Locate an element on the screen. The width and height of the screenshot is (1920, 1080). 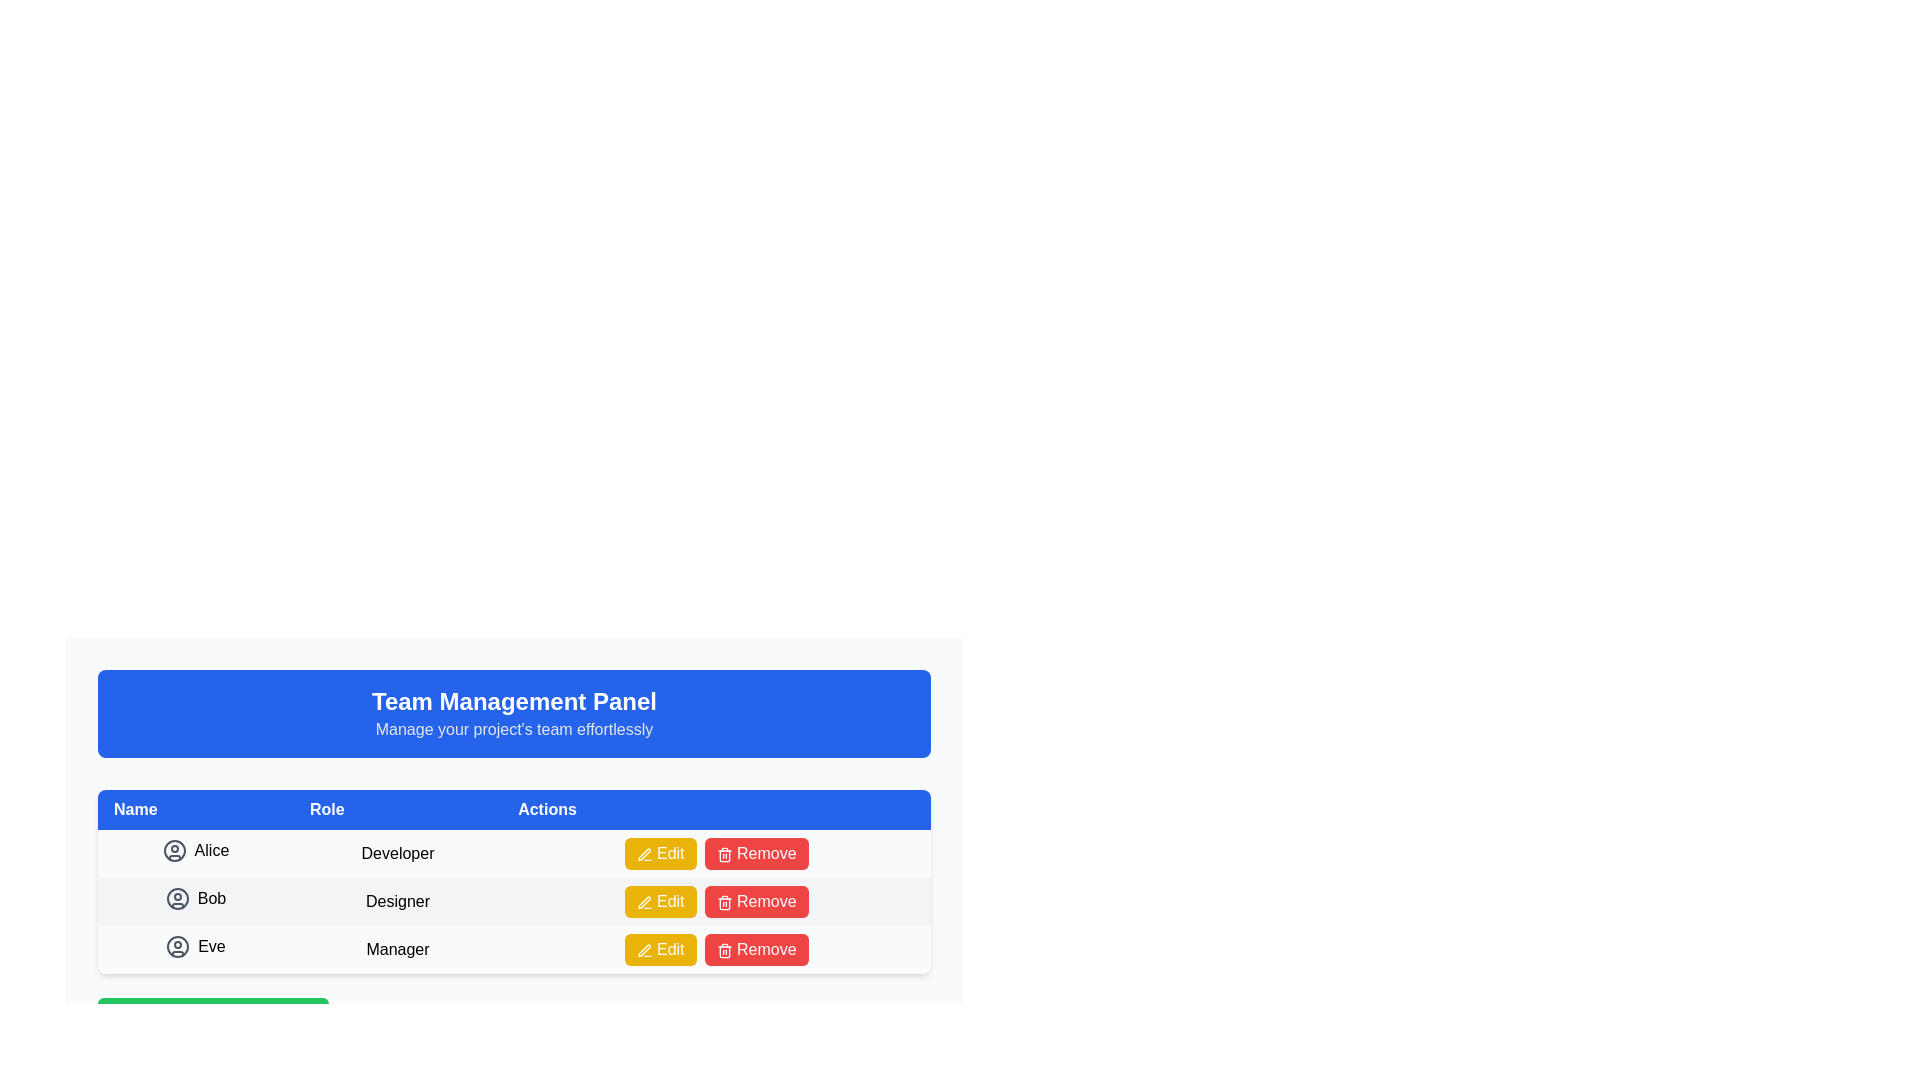
the trash bin icon within the 'Remove' button located in the 'Actions' column of the user roles management table is located at coordinates (723, 854).